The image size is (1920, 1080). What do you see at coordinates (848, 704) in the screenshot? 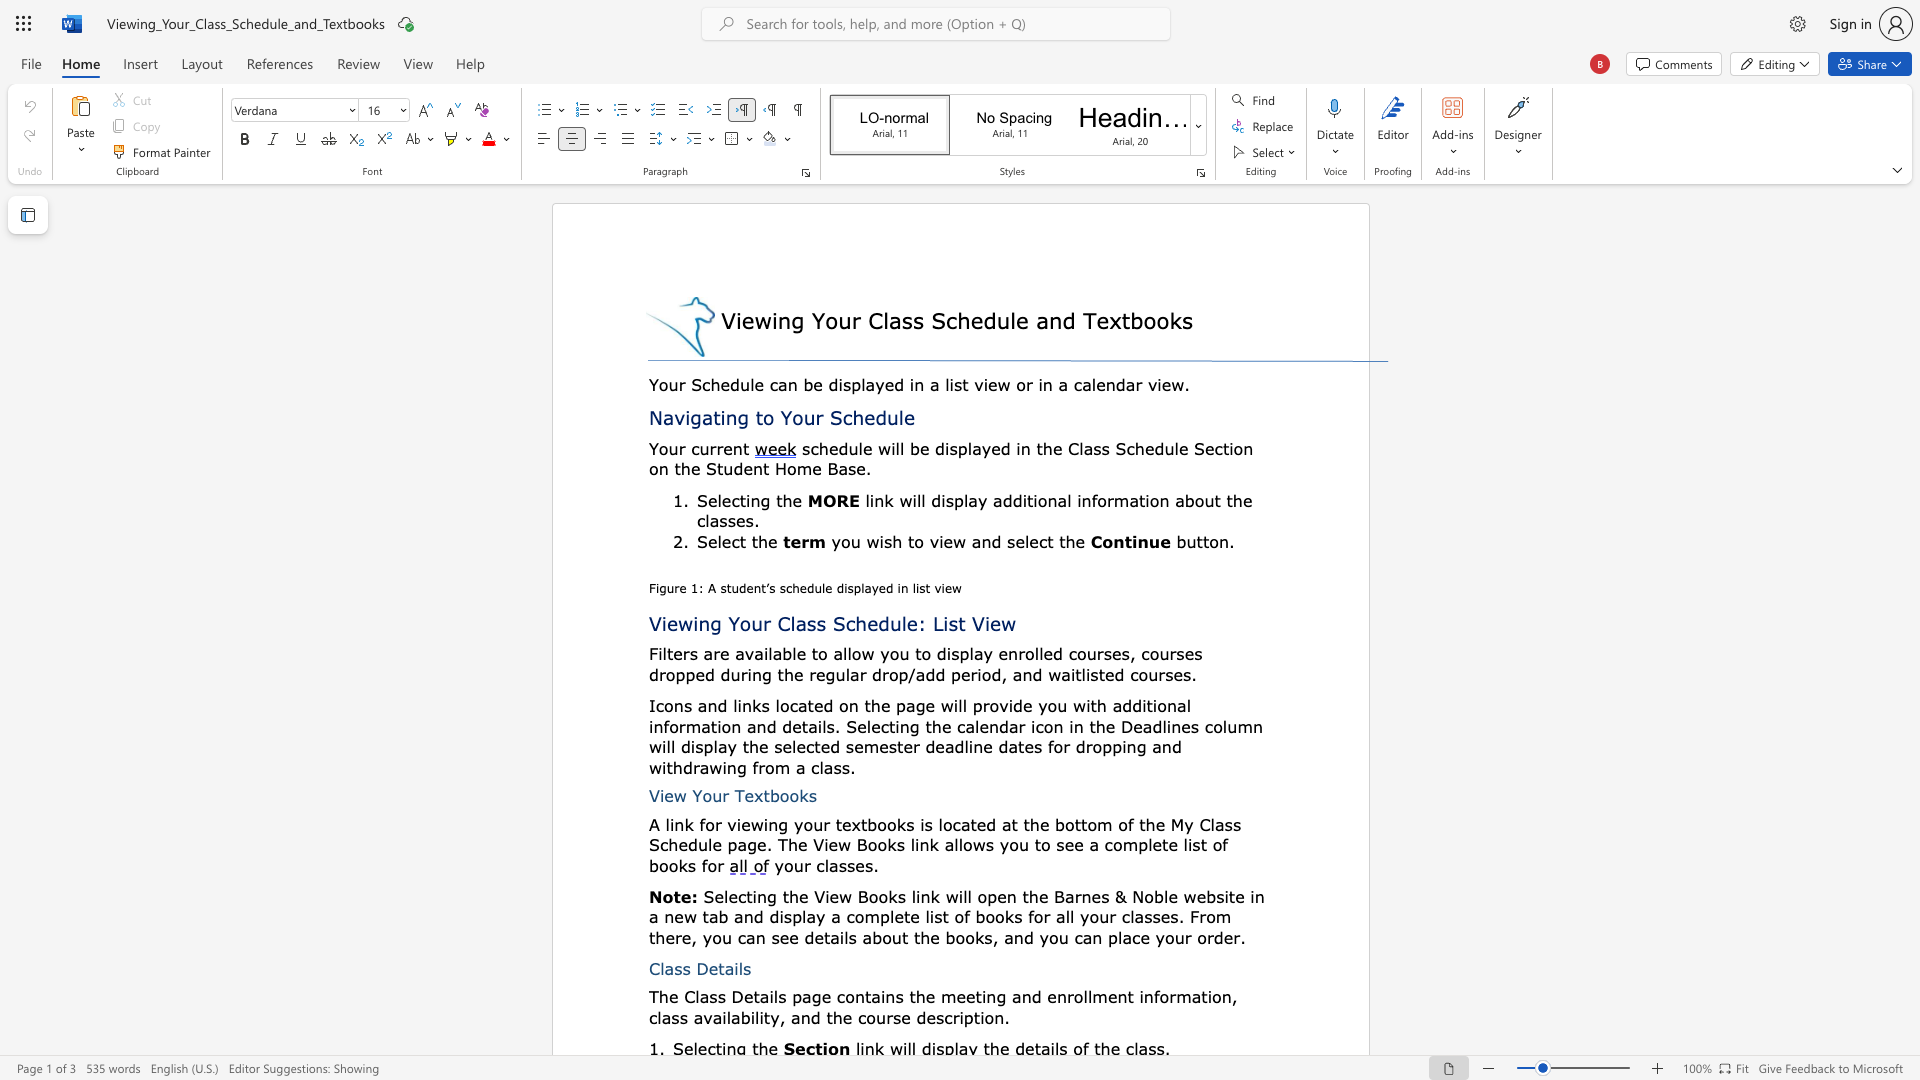
I see `the subset text "n the page will provide you" within the text "on the page will provide you with"` at bounding box center [848, 704].